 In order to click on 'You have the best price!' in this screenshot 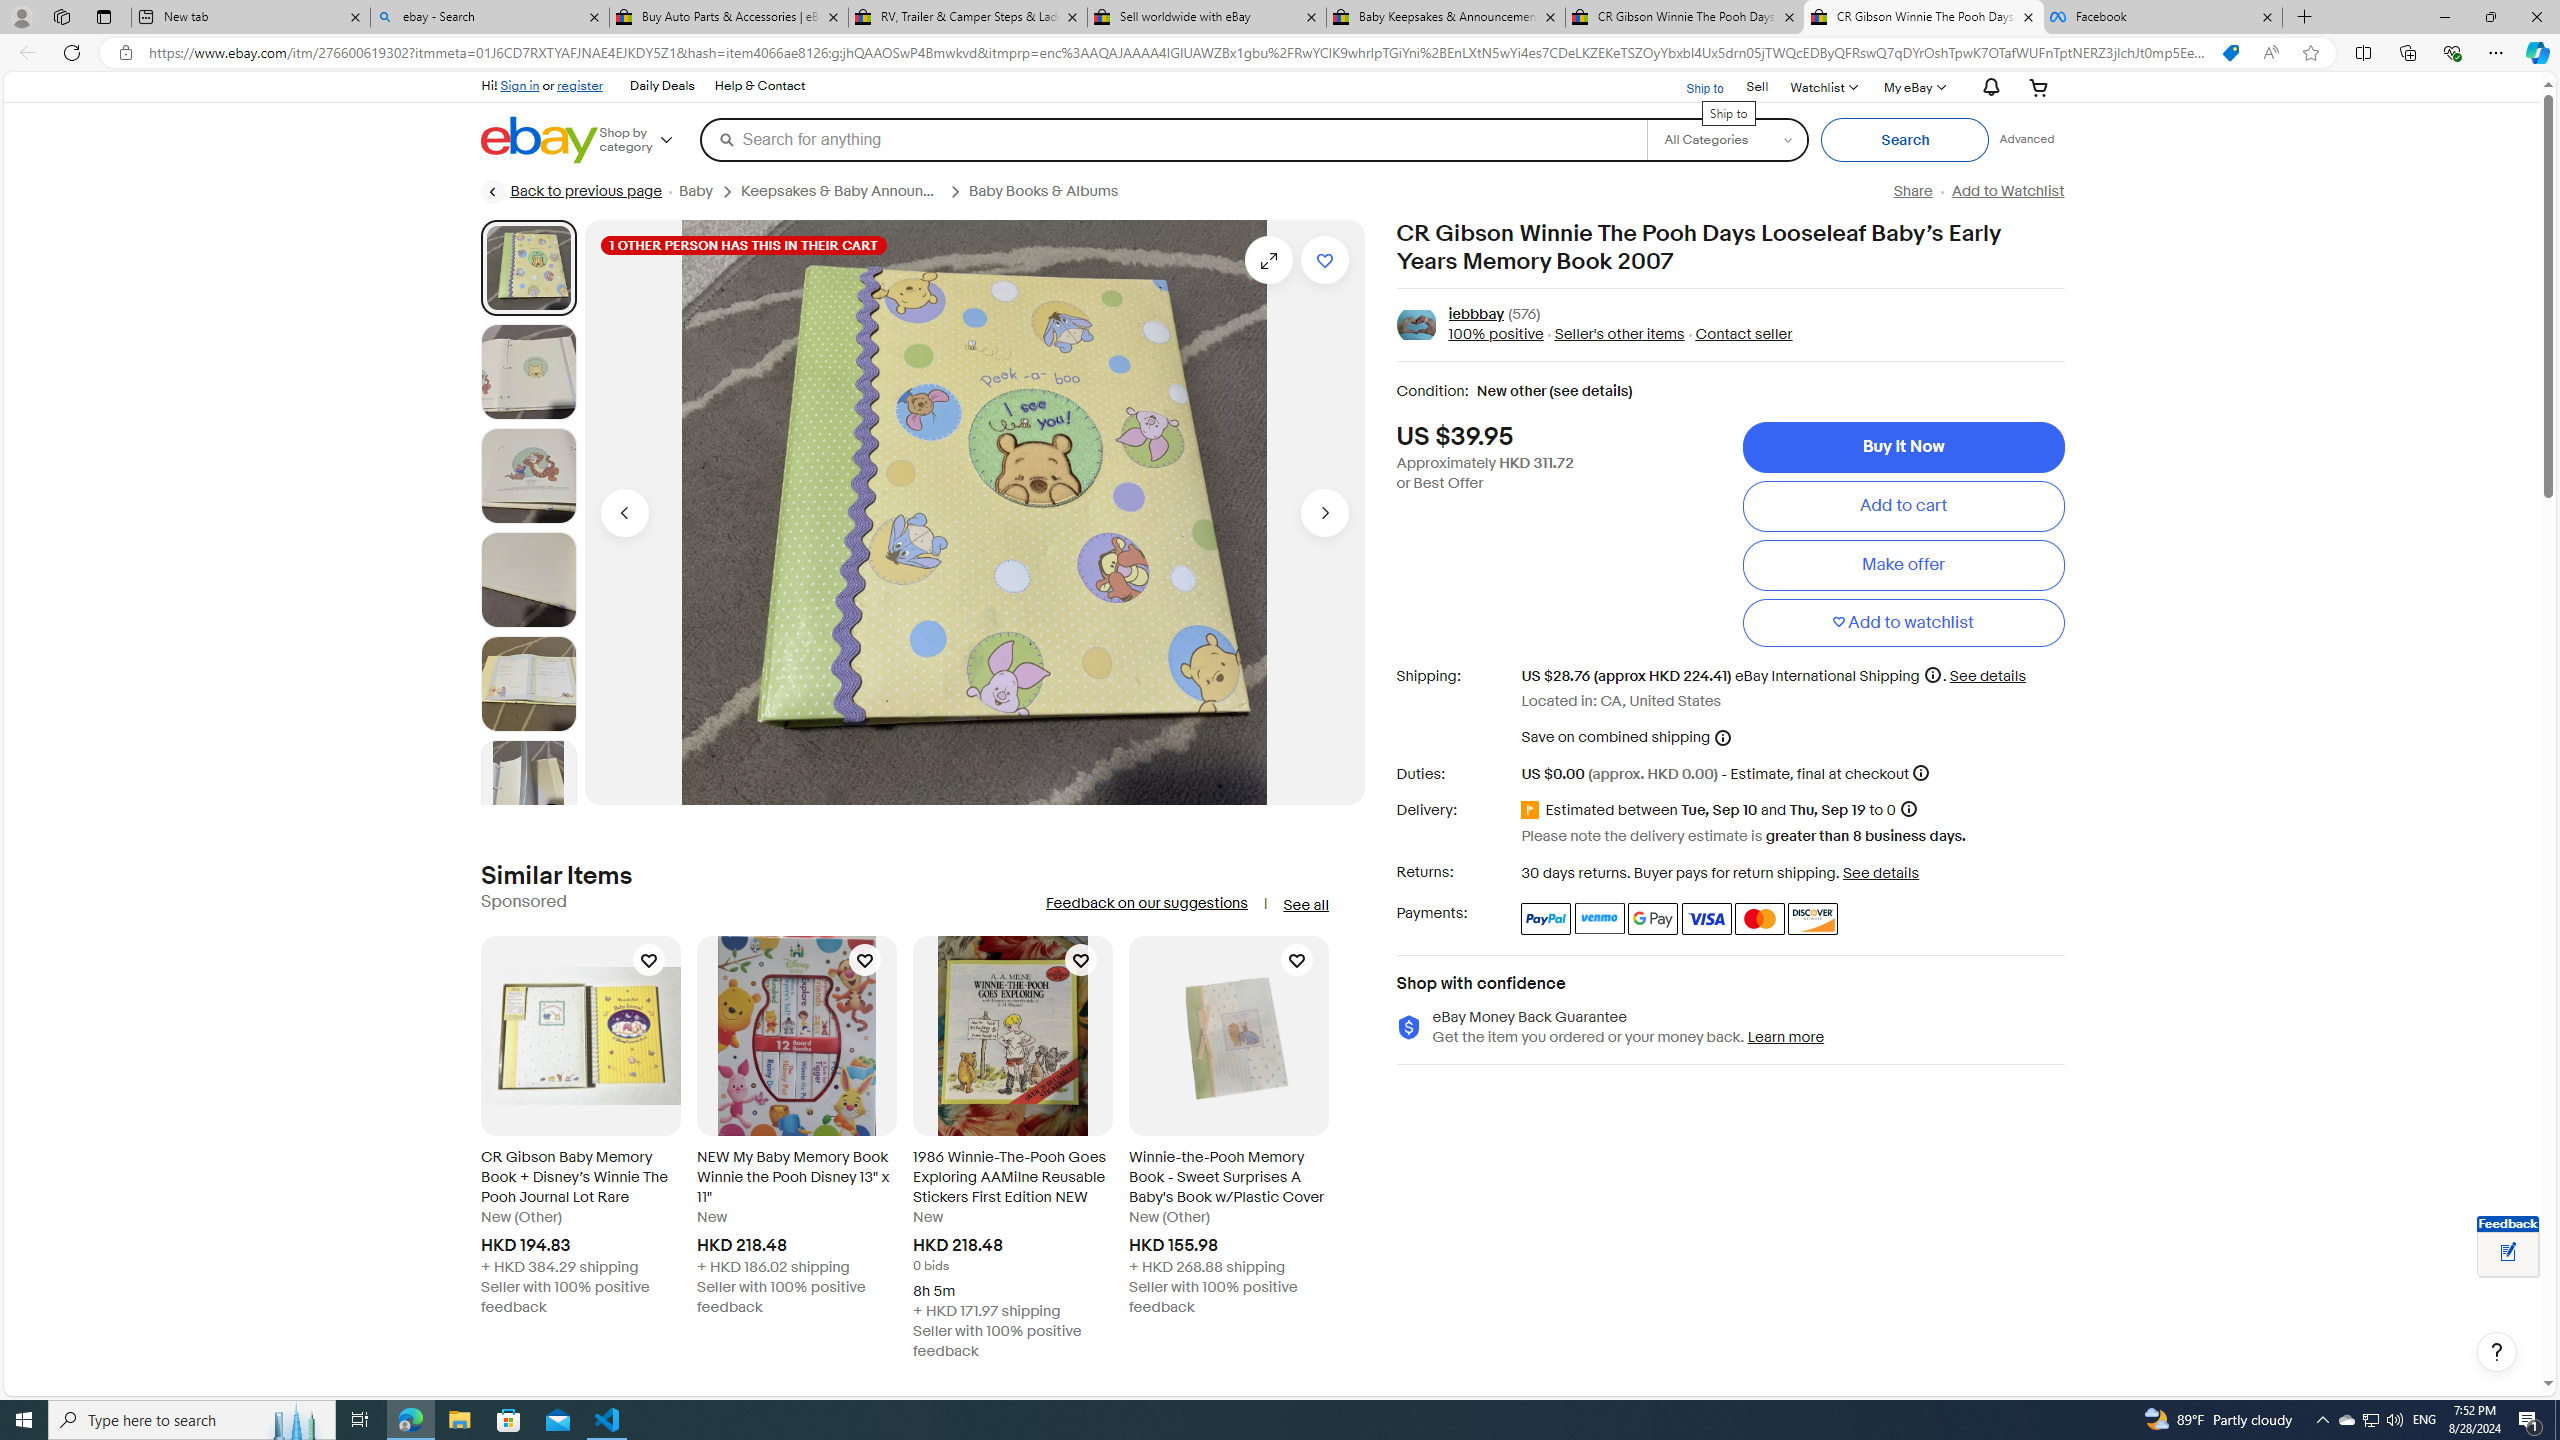, I will do `click(2230, 53)`.